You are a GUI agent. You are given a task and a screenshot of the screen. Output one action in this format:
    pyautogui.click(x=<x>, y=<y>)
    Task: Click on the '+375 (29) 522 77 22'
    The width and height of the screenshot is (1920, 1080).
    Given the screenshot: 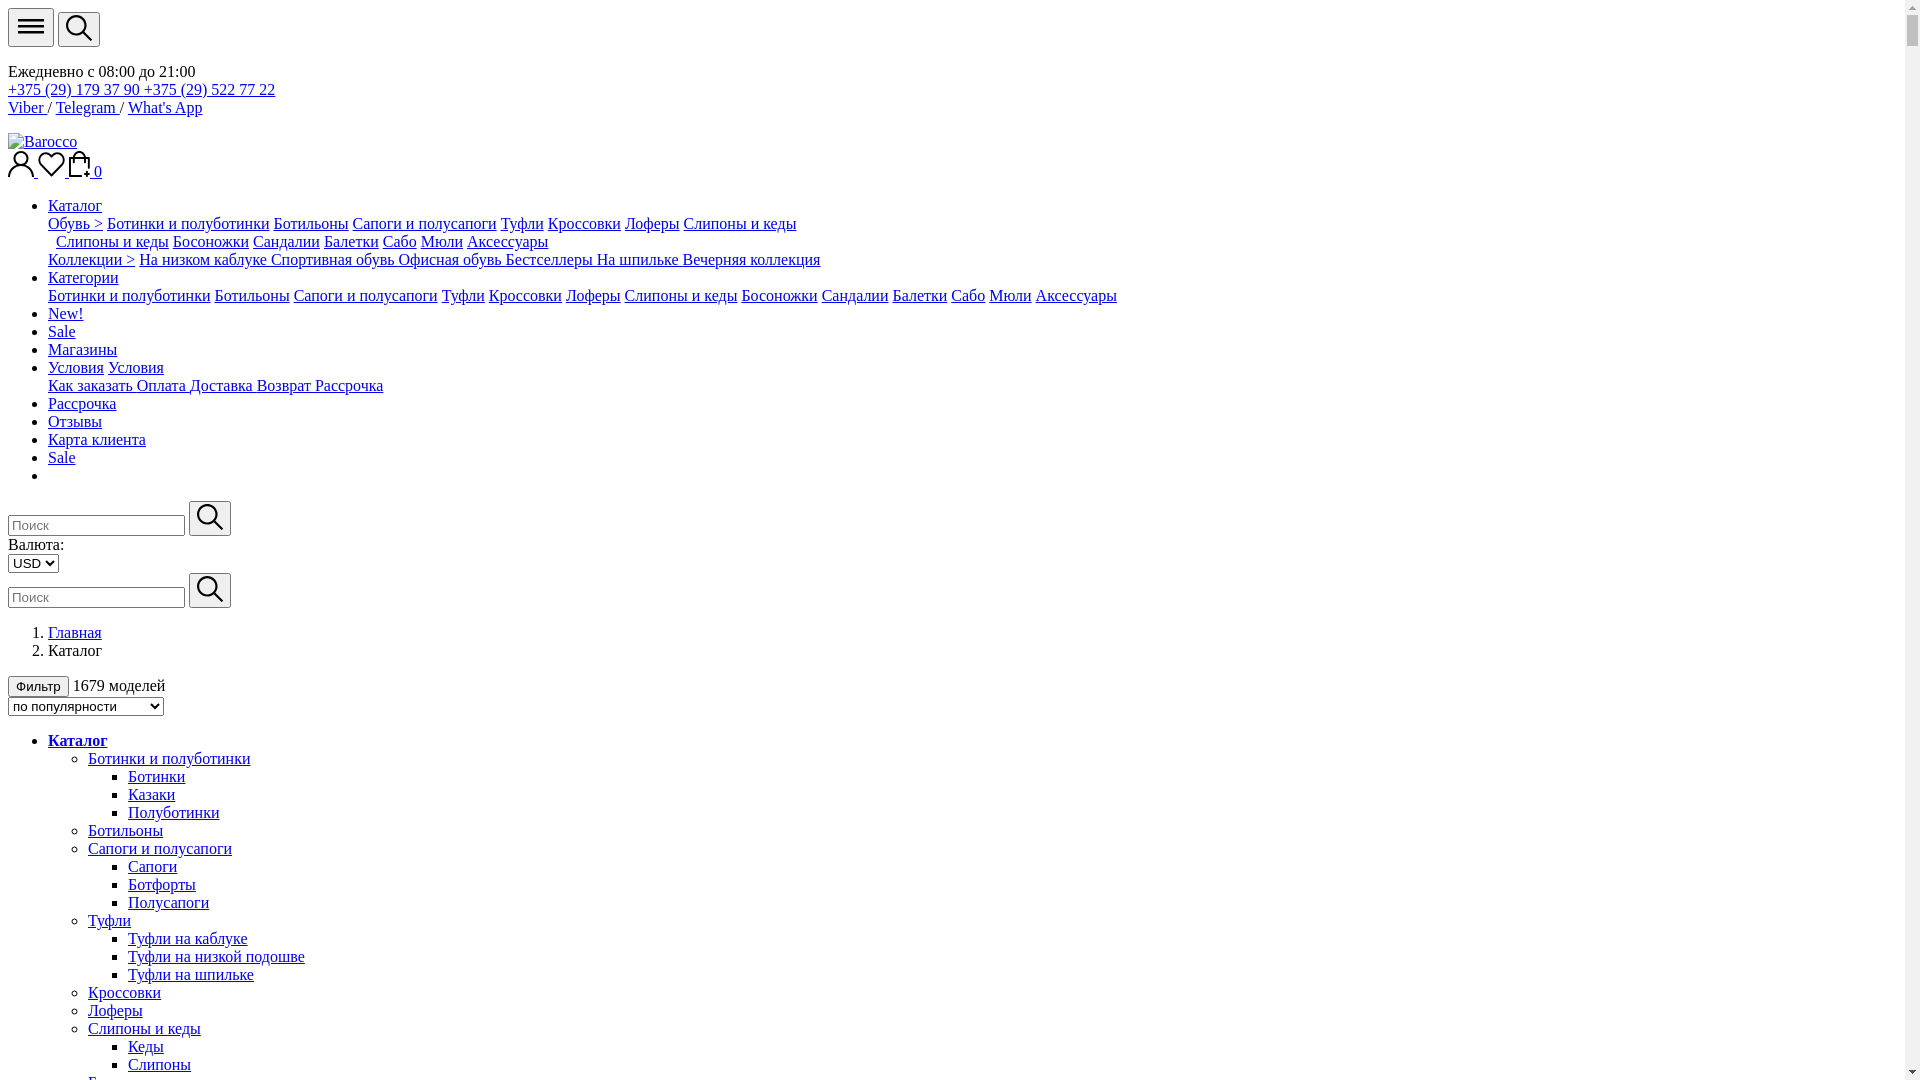 What is the action you would take?
    pyautogui.click(x=210, y=88)
    